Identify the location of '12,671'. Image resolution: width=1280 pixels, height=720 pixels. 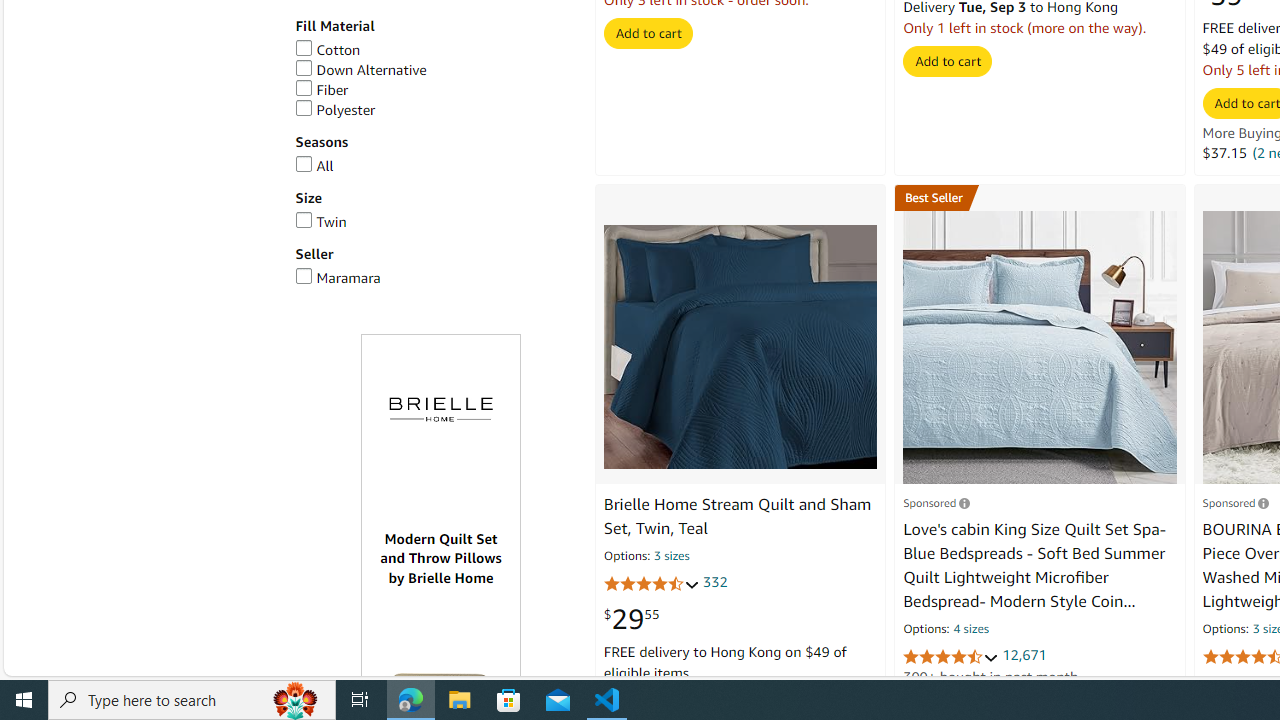
(1024, 655).